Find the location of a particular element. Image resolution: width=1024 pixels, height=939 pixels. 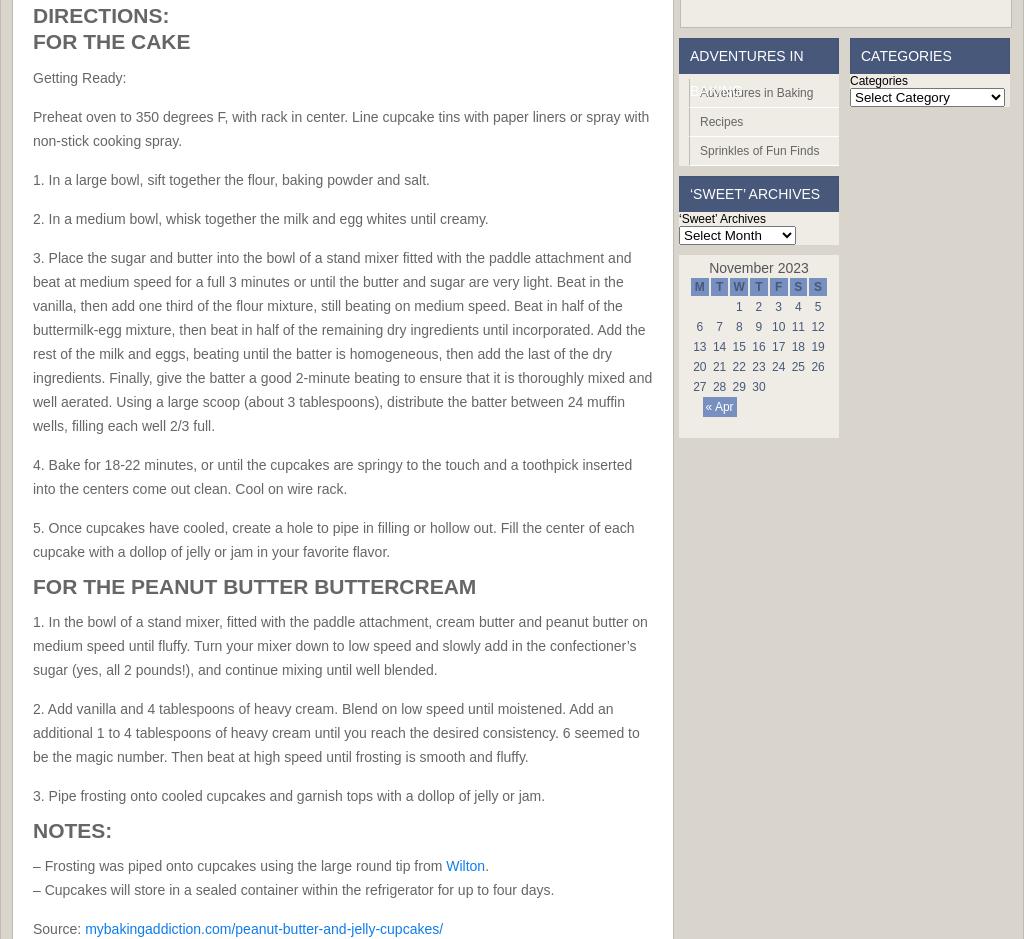

'2. In a medium bowl, whisk together the milk and egg whites until creamy.' is located at coordinates (260, 218).